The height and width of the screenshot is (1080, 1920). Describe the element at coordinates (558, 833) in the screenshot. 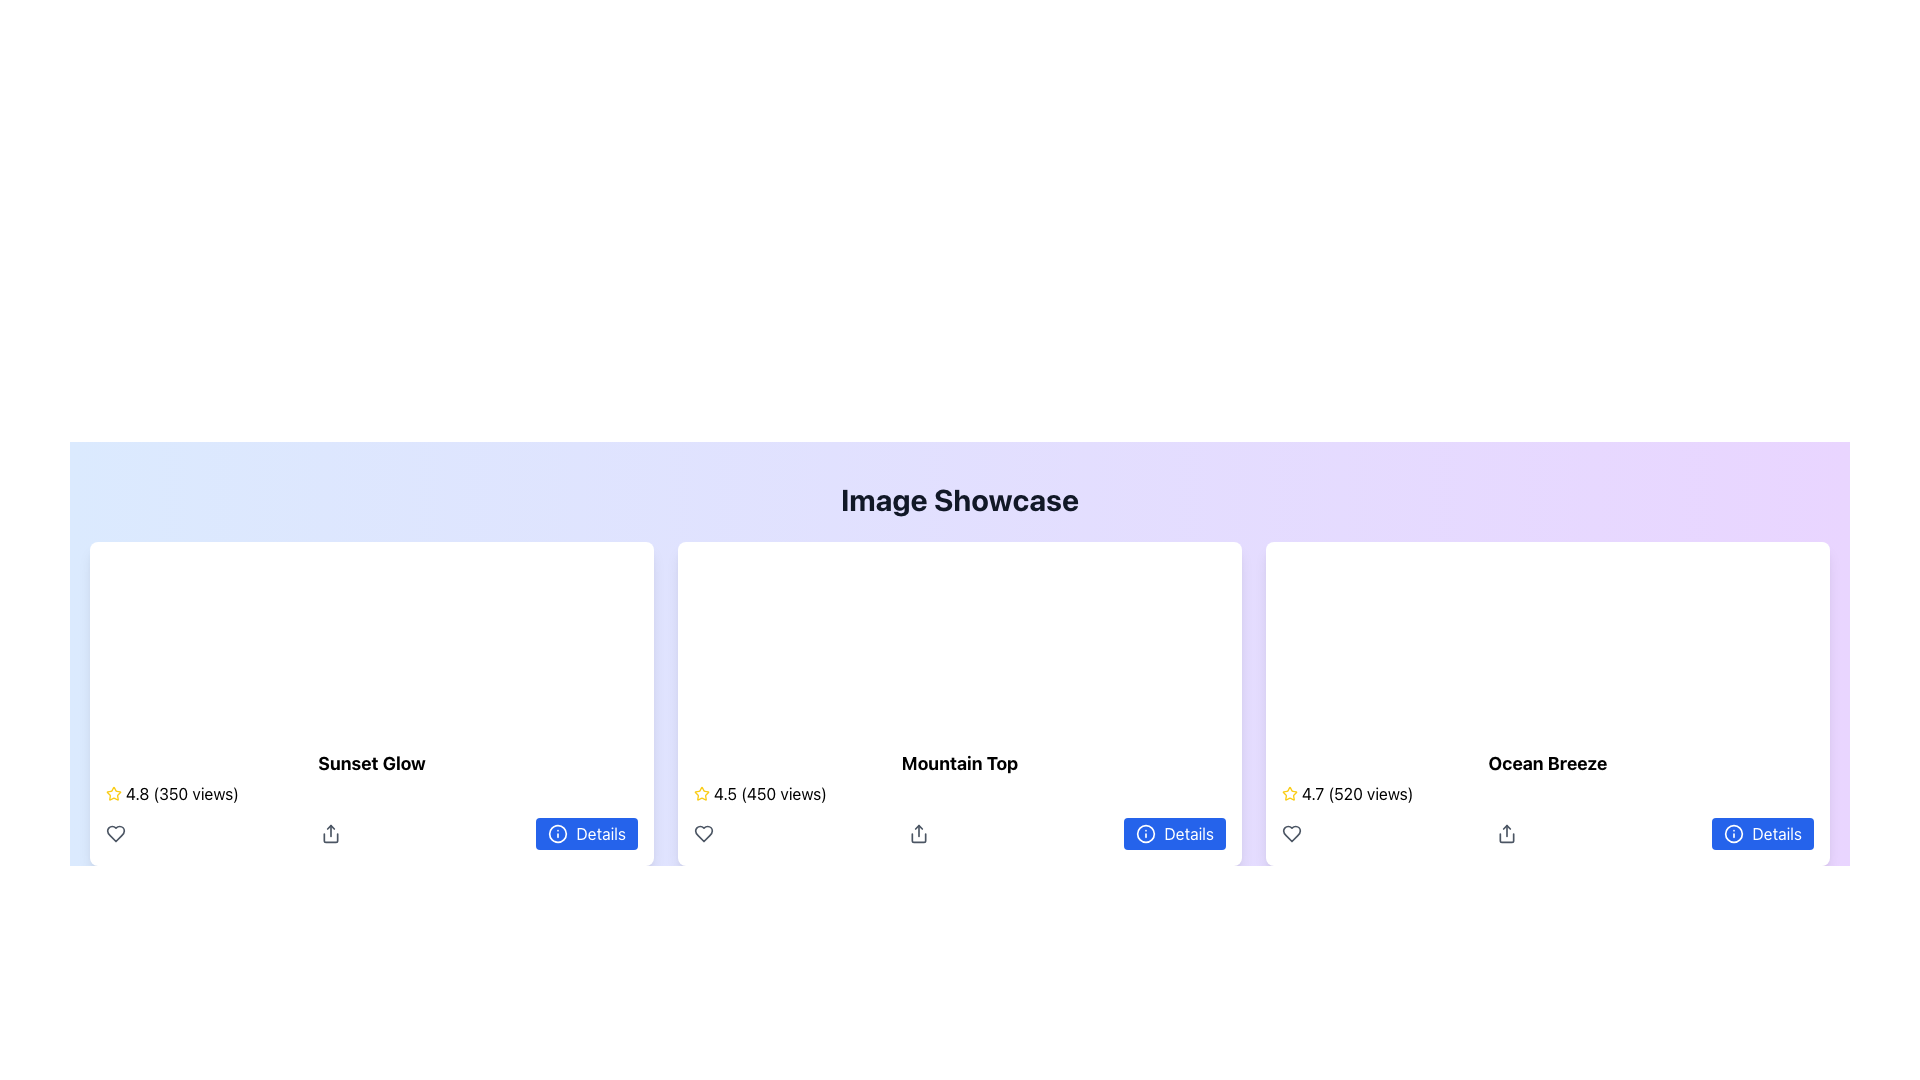

I see `the leftmost icon of the 'Details' button located at the bottom right corner of the image card` at that location.